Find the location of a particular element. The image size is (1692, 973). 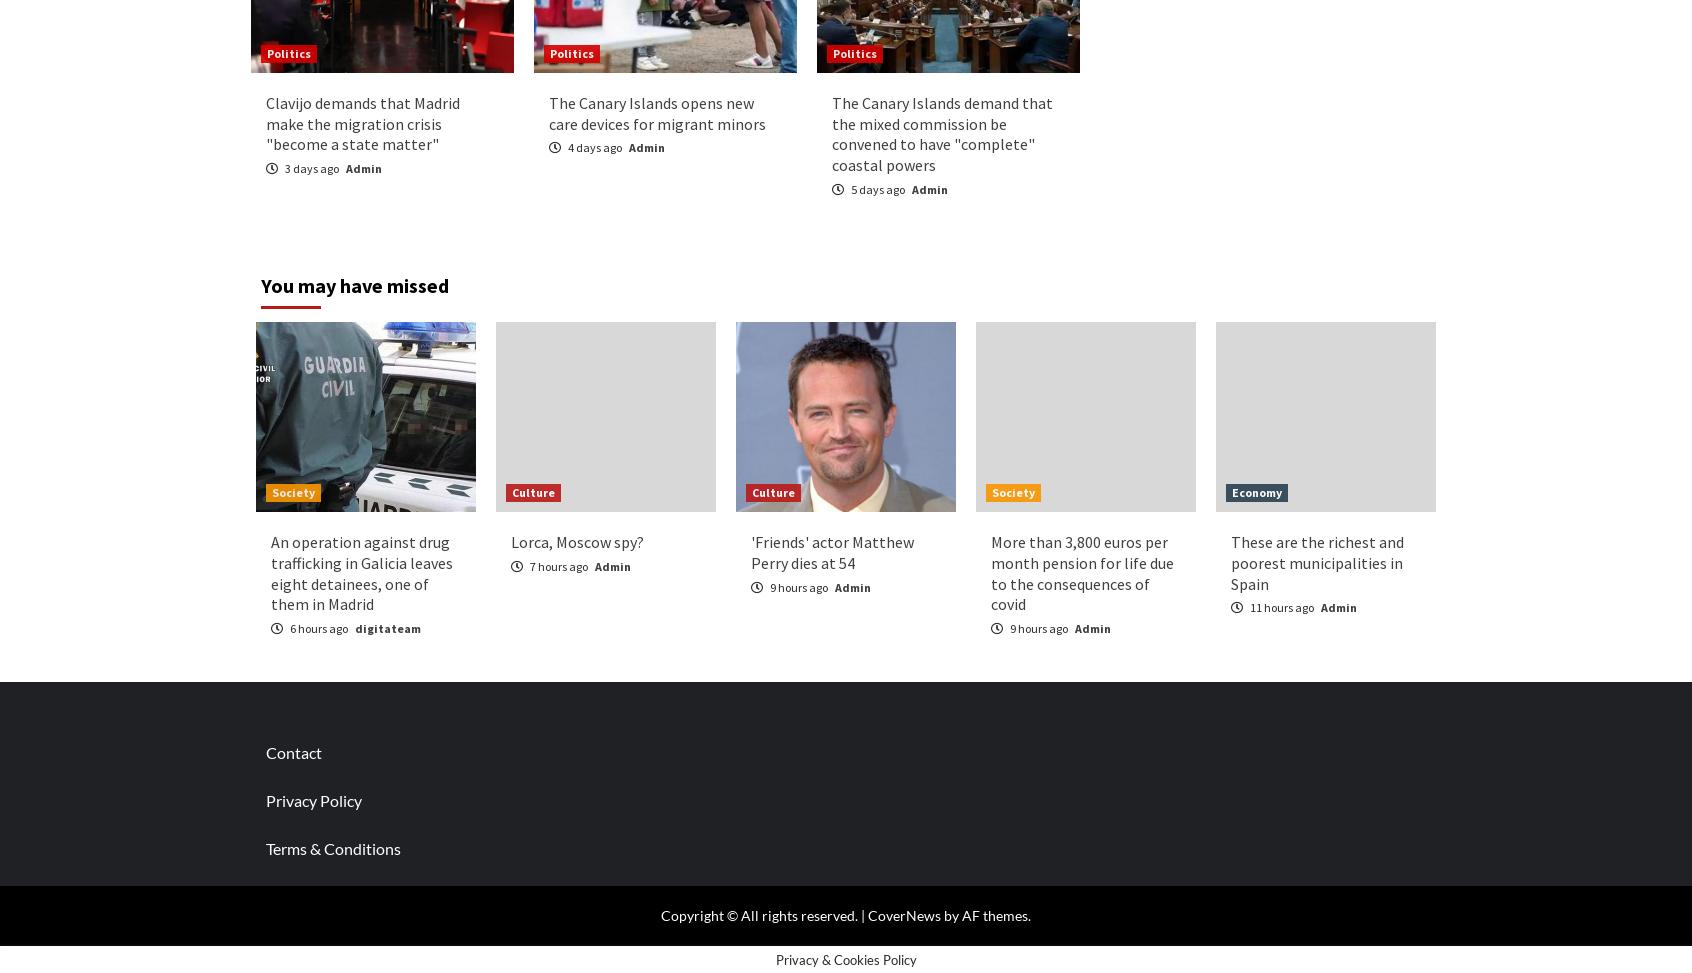

'3 days ago' is located at coordinates (311, 168).